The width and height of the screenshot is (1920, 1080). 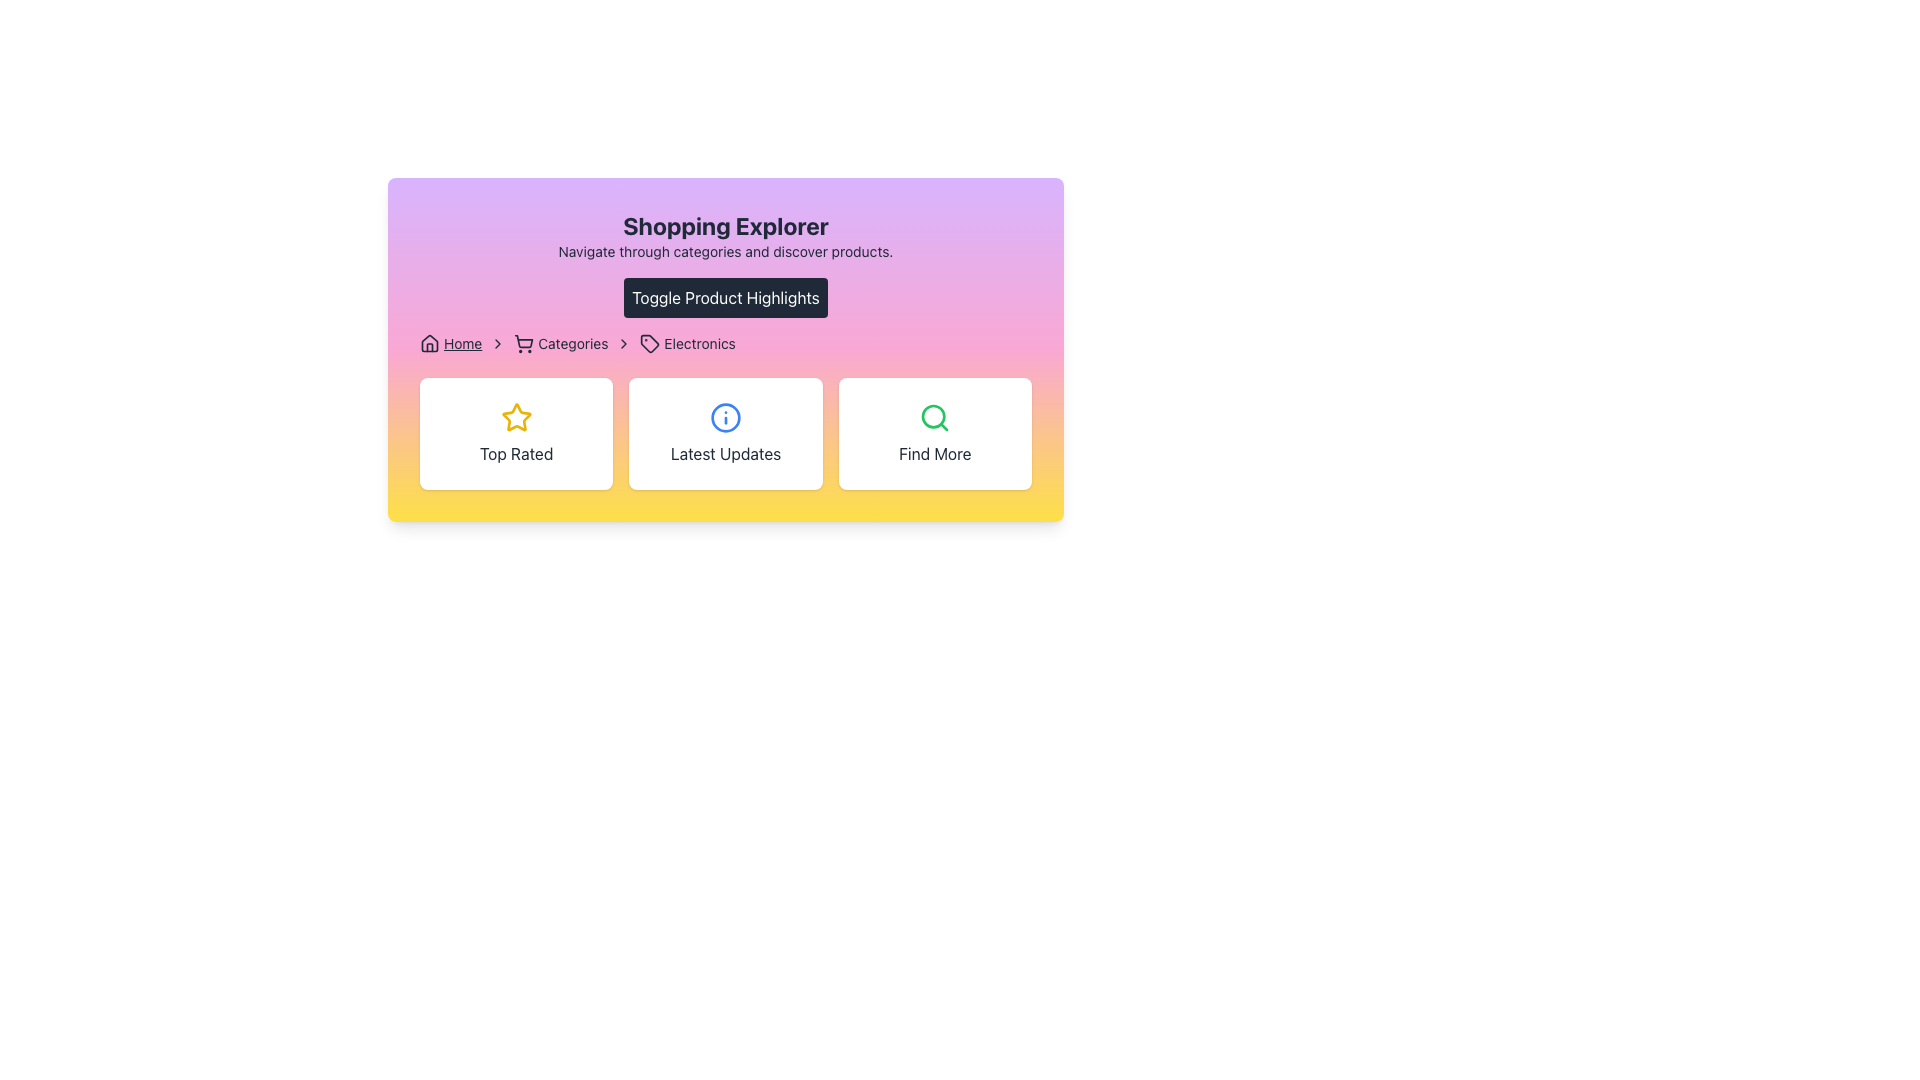 I want to click on the visual styling of the magnifying glass icon, which is green and located in the third card labeled 'Find More' within the grid layout, so click(x=934, y=416).